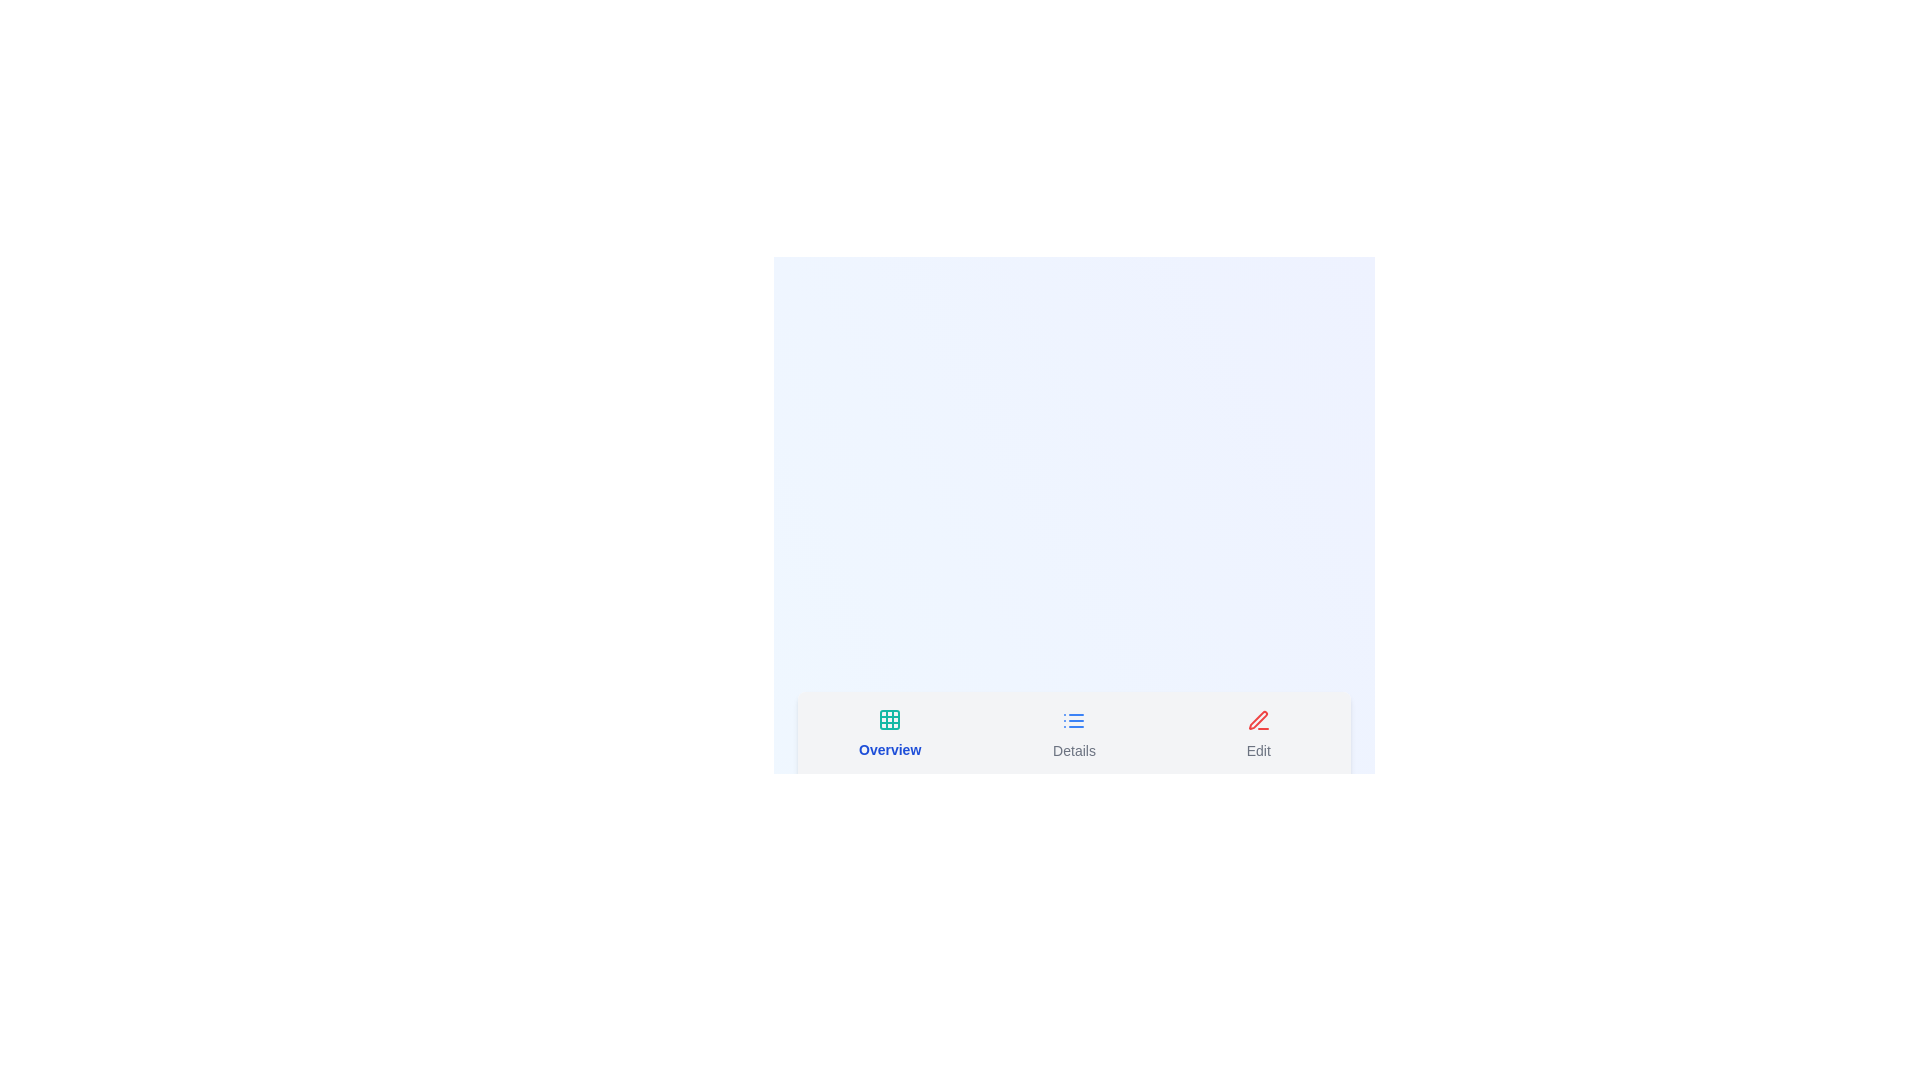 This screenshot has width=1920, height=1080. I want to click on the tab labeled Edit by clicking on its button, so click(1256, 733).